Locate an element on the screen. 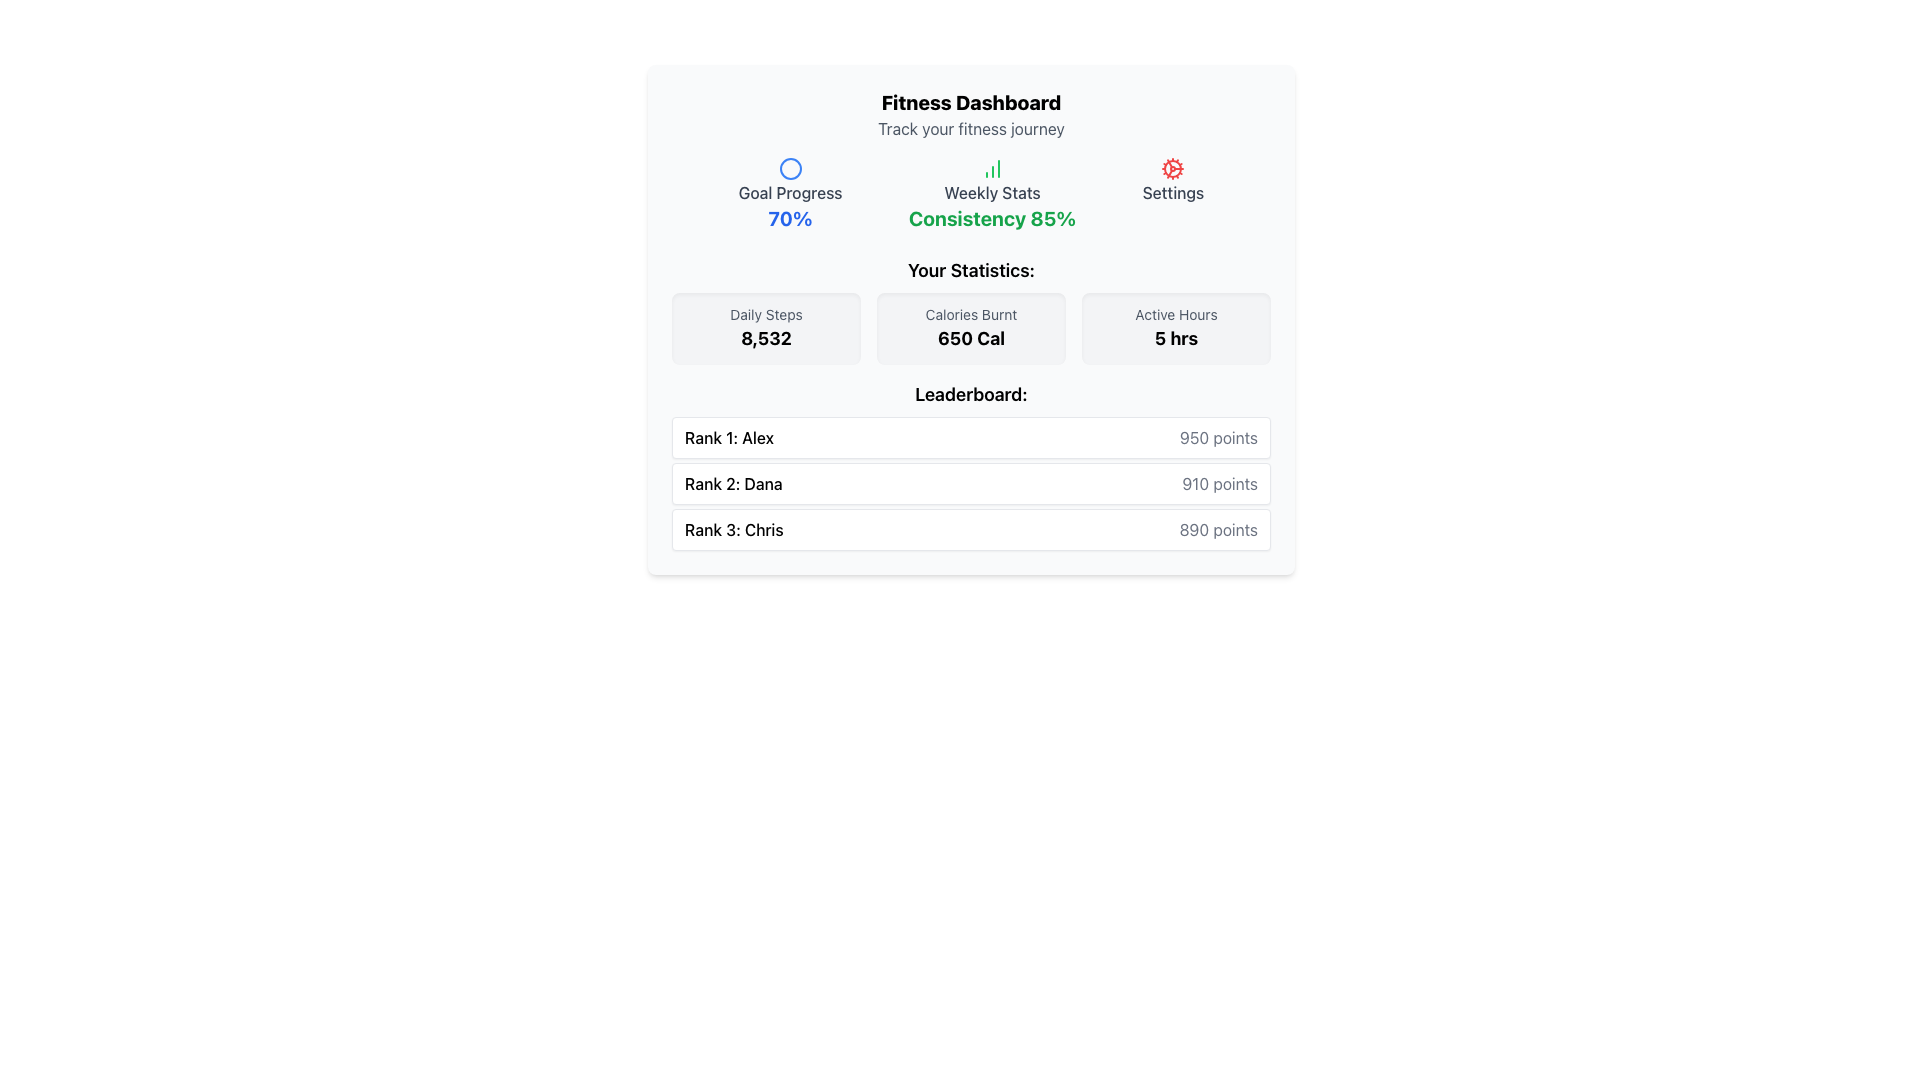  the 'Fitness Dashboard' text block, which features a bold title and a smaller subtitle is located at coordinates (971, 115).